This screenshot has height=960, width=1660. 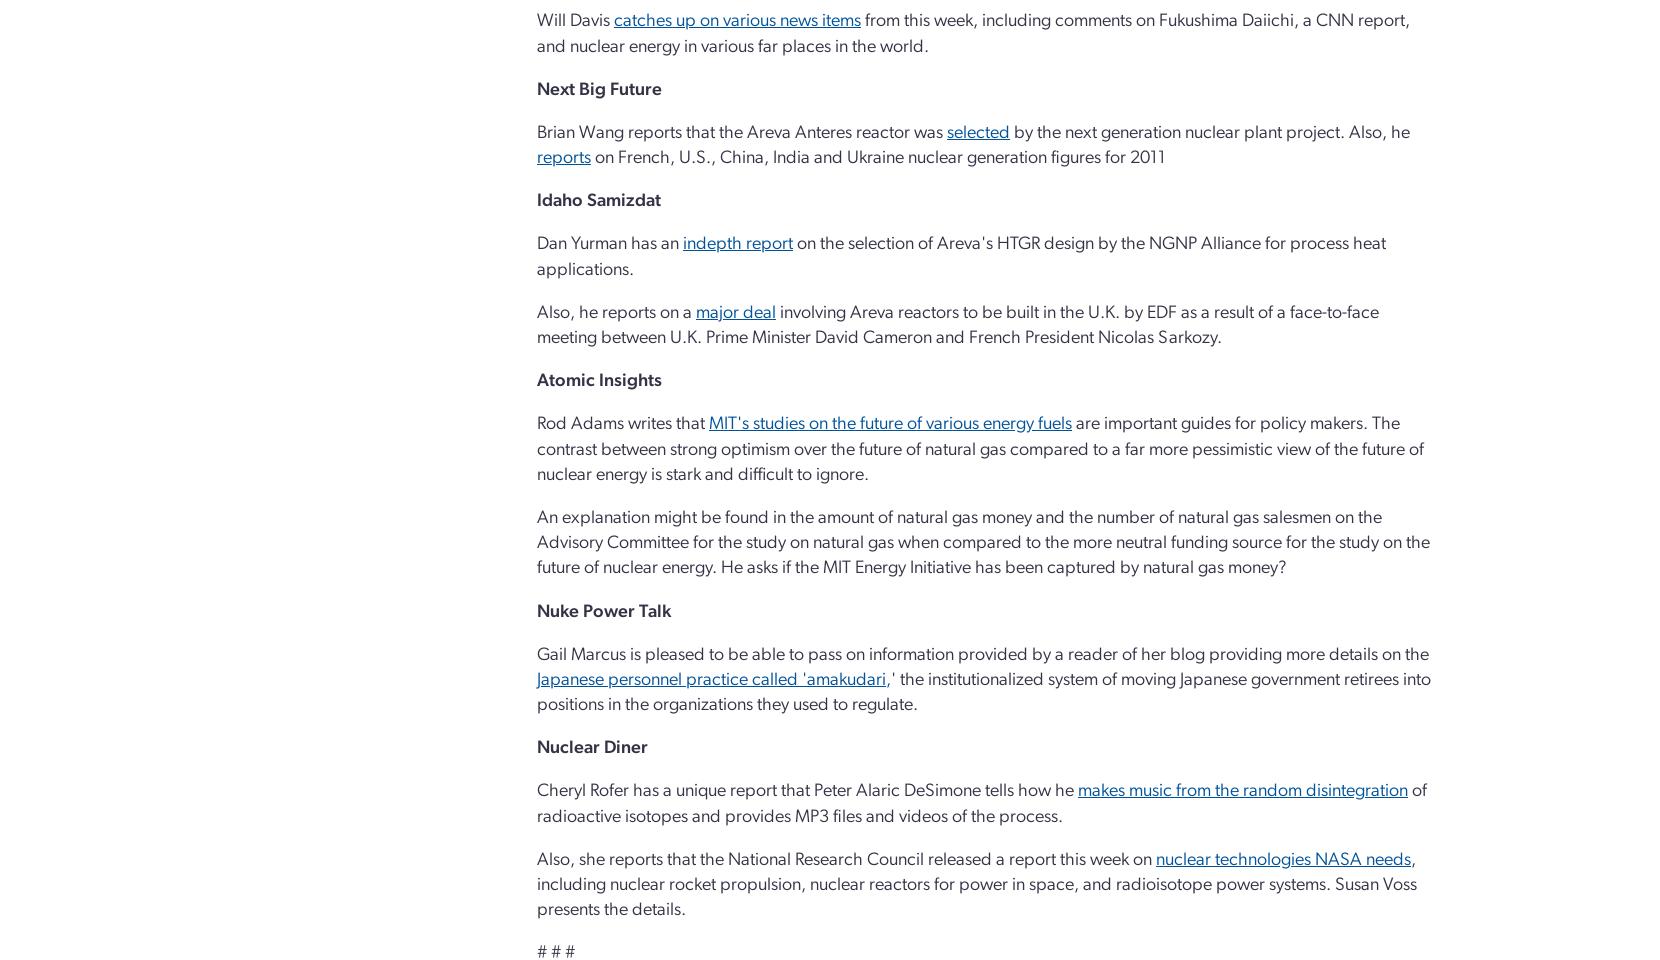 I want to click on 'Brian Wang reports that the Areva Anteres reactor was', so click(x=537, y=131).